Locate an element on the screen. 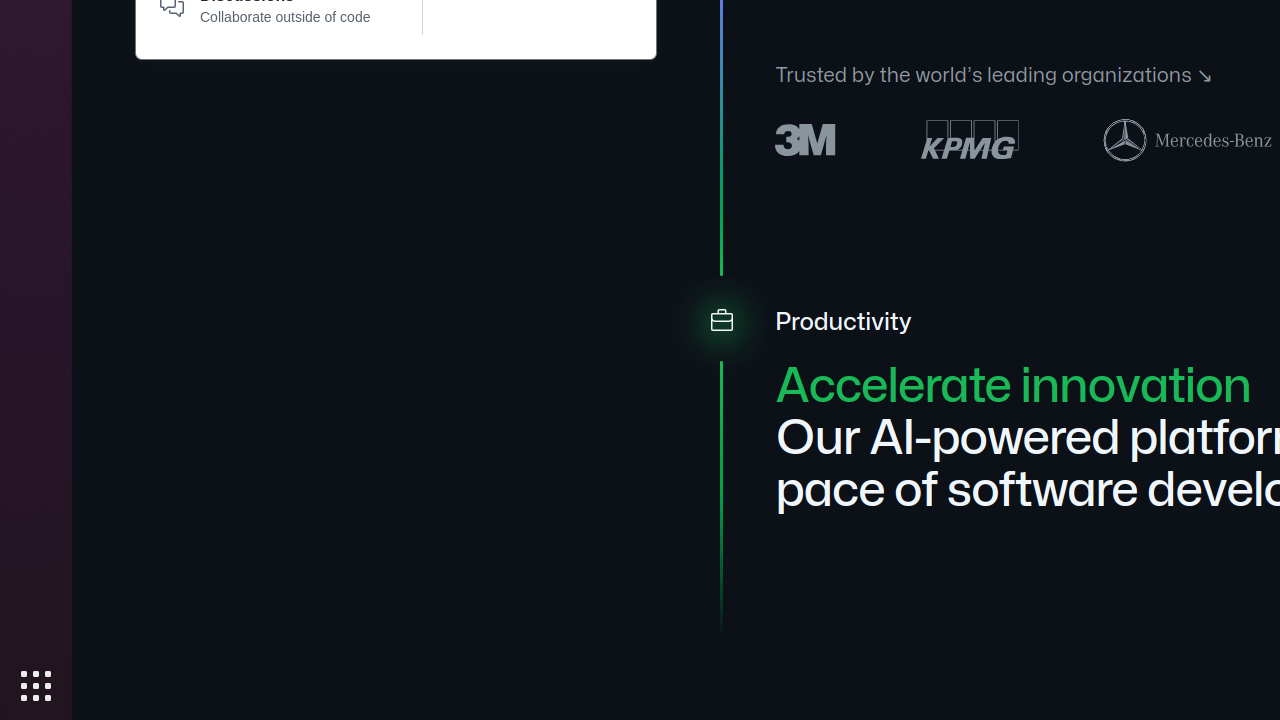 The image size is (1280, 720). 'Show Applications' is located at coordinates (35, 685).